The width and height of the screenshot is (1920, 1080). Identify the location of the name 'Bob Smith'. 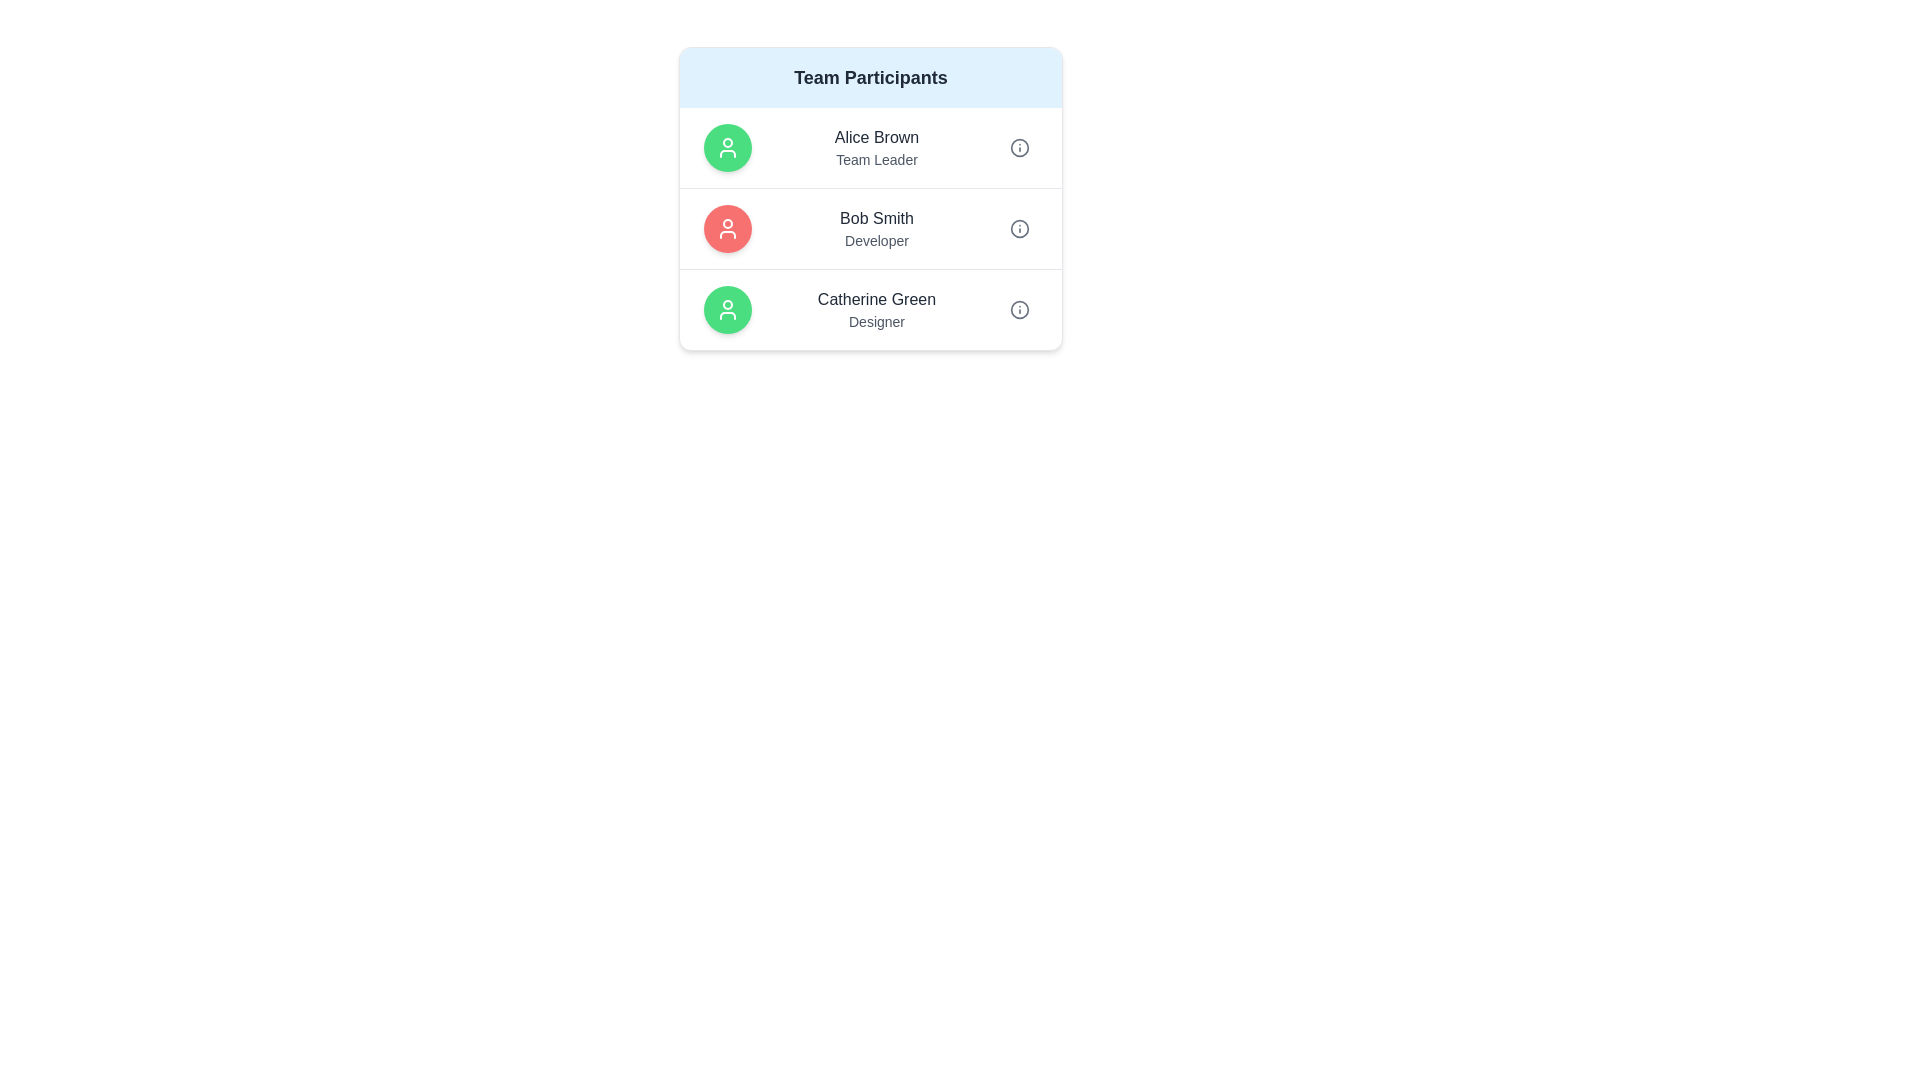
(870, 227).